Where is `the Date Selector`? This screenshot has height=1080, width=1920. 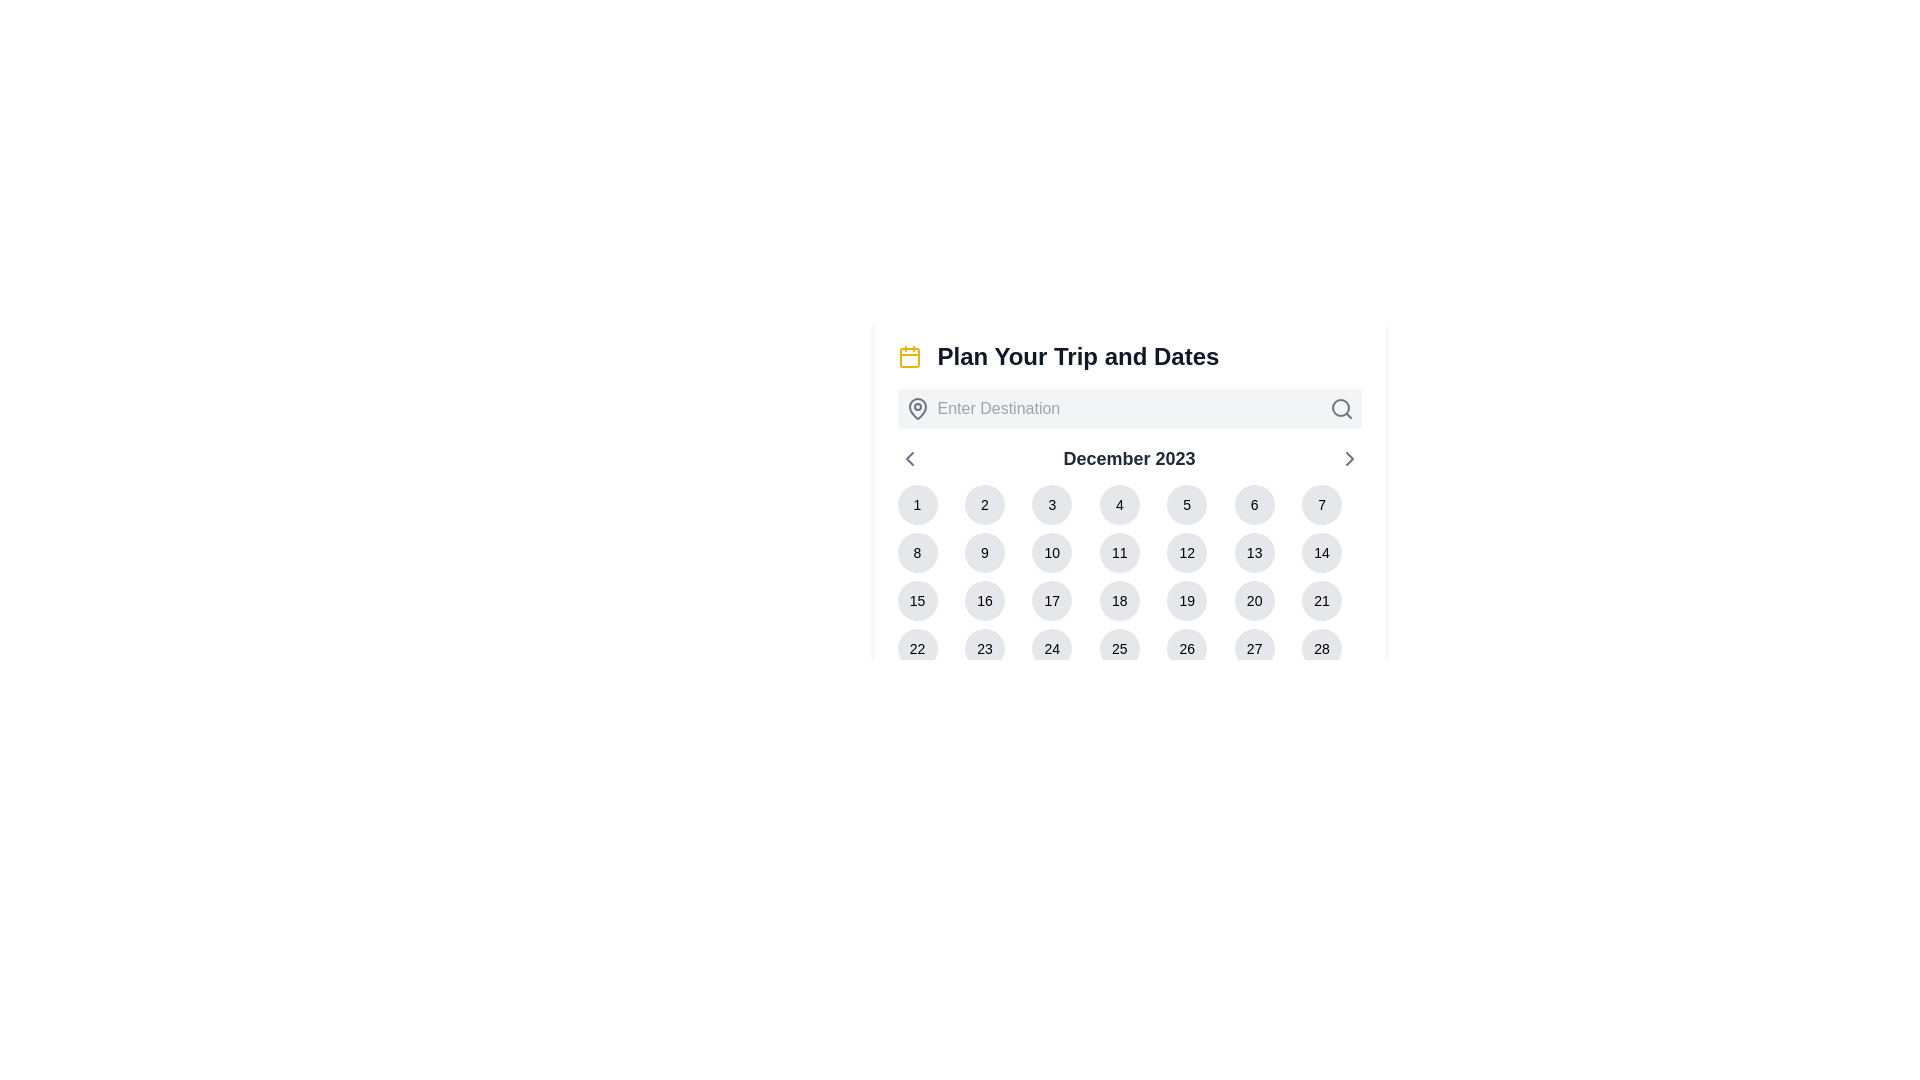 the Date Selector is located at coordinates (1129, 476).